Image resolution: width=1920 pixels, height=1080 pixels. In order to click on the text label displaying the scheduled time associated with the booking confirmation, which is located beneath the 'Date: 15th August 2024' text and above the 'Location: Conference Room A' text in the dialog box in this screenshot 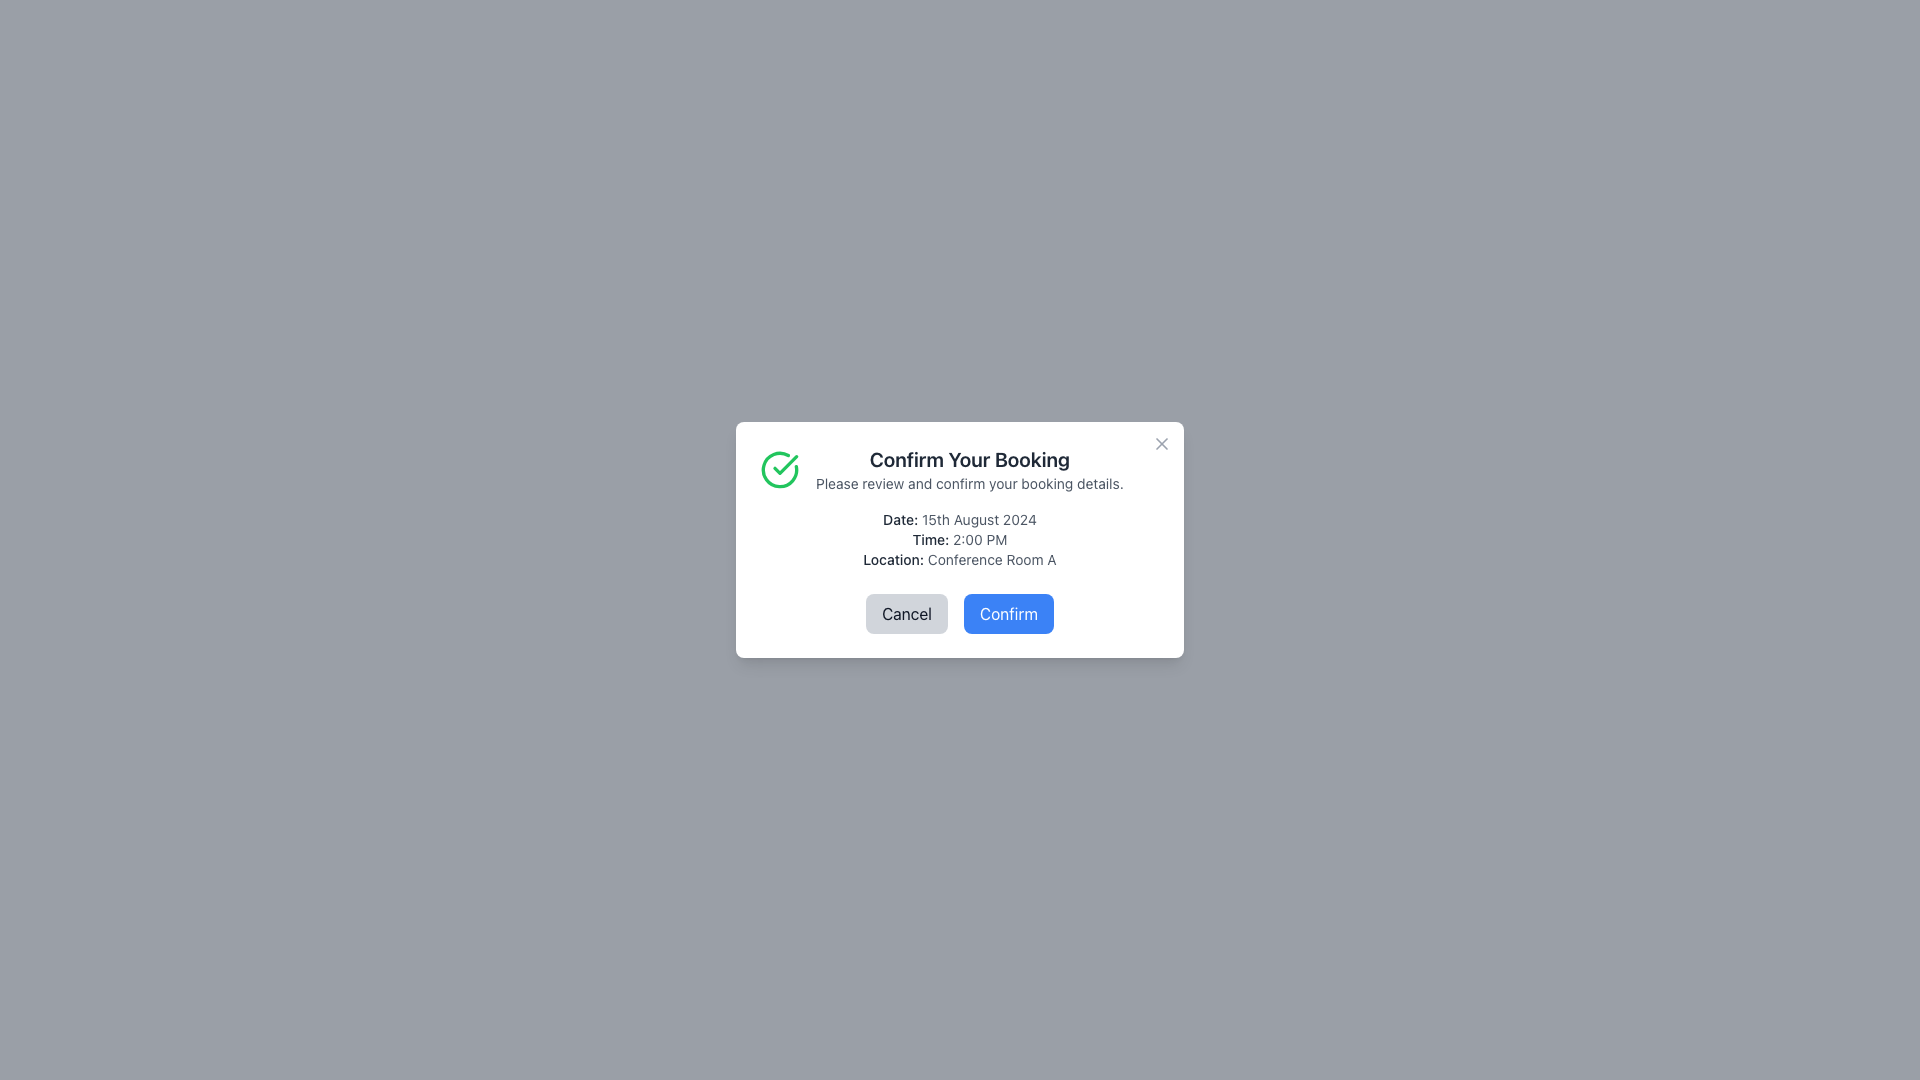, I will do `click(960, 540)`.